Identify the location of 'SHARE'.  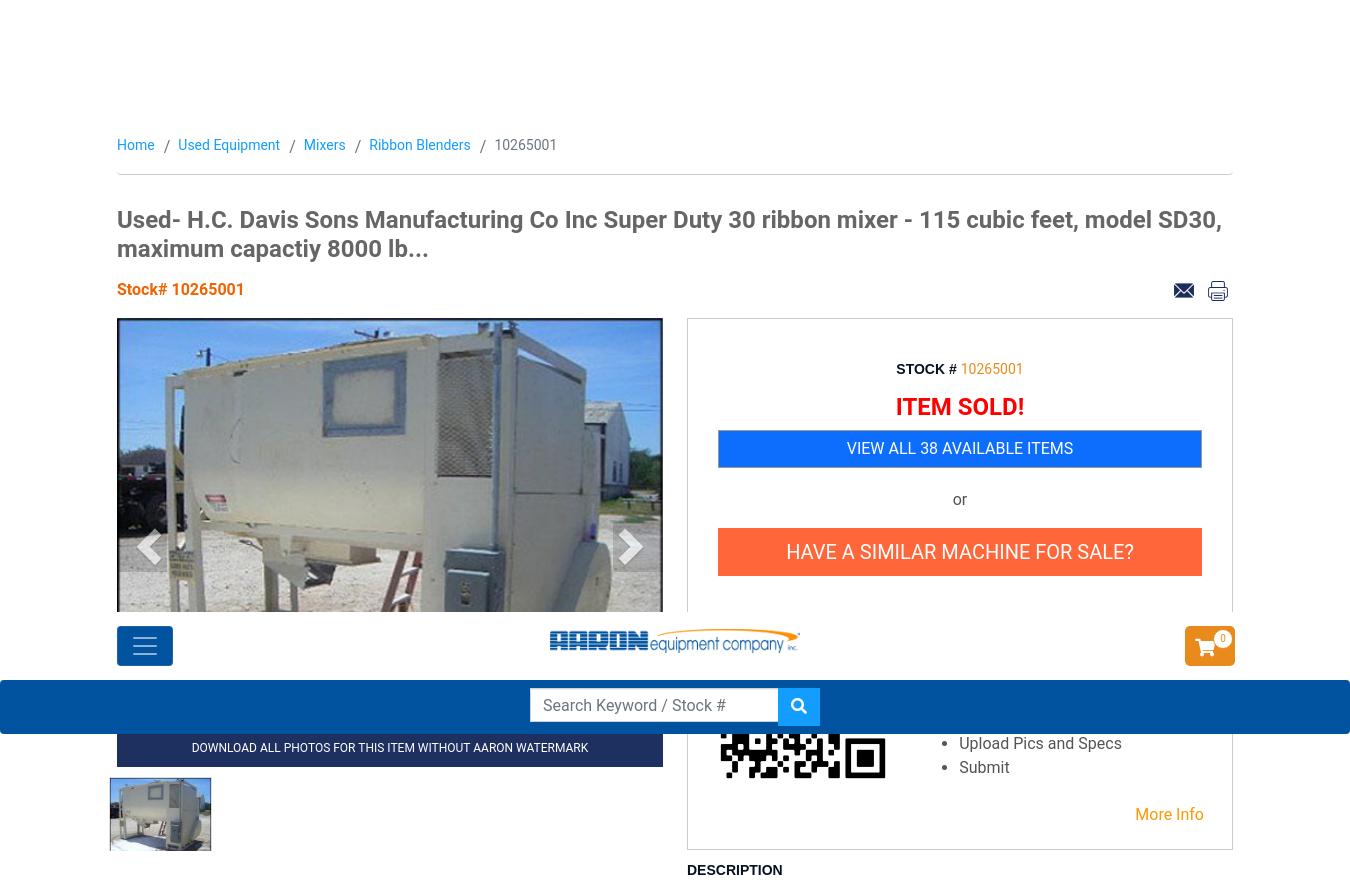
(710, 486).